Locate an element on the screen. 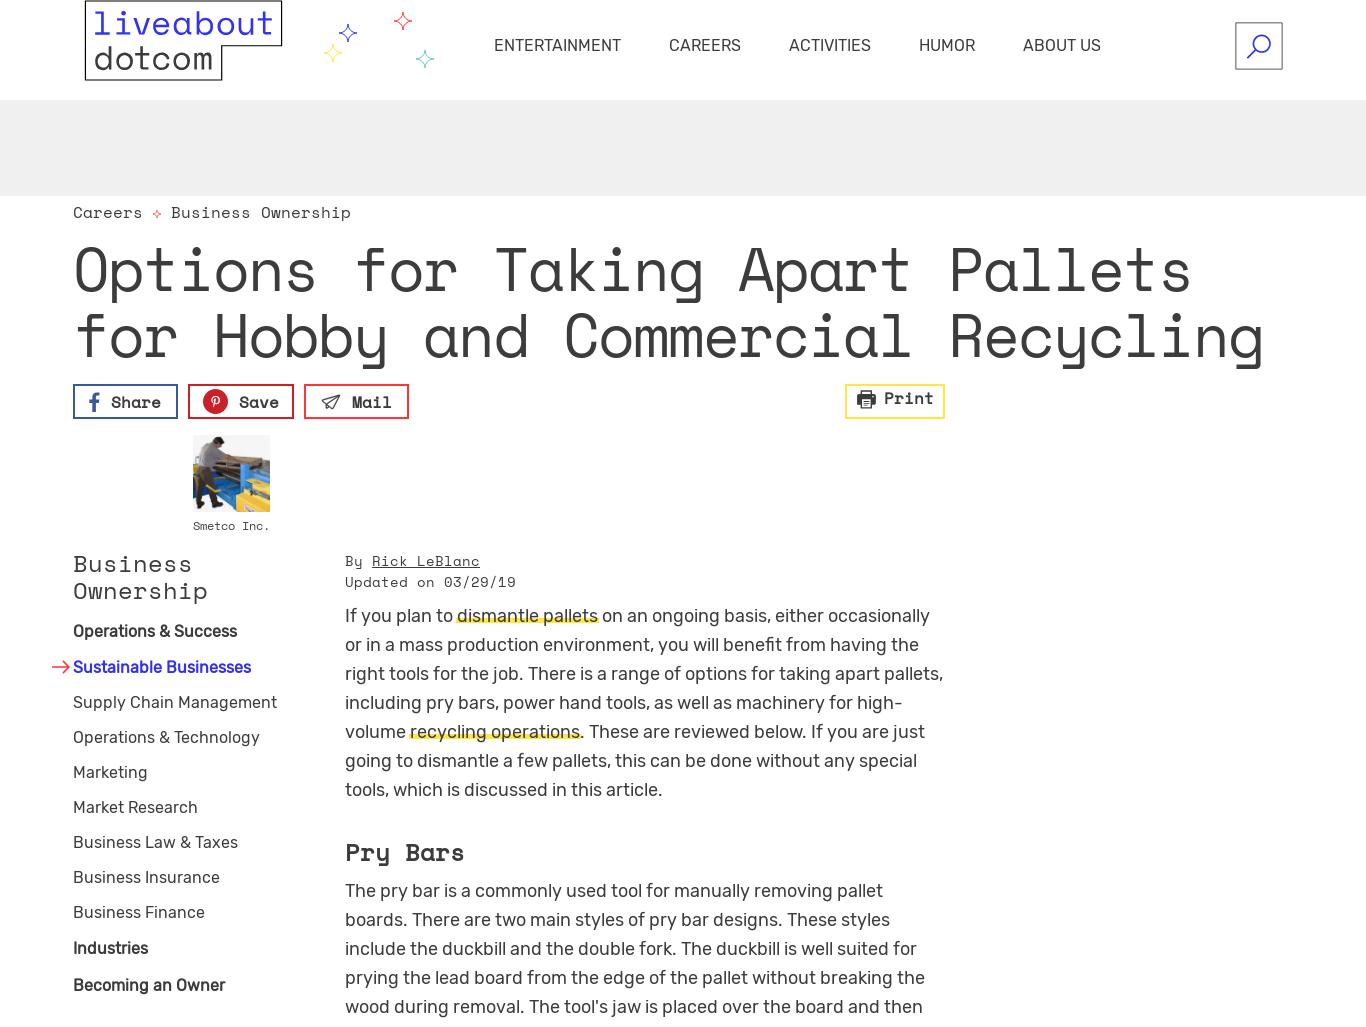 The height and width of the screenshot is (1027, 1366). 'Rick LeBlanc' is located at coordinates (425, 558).